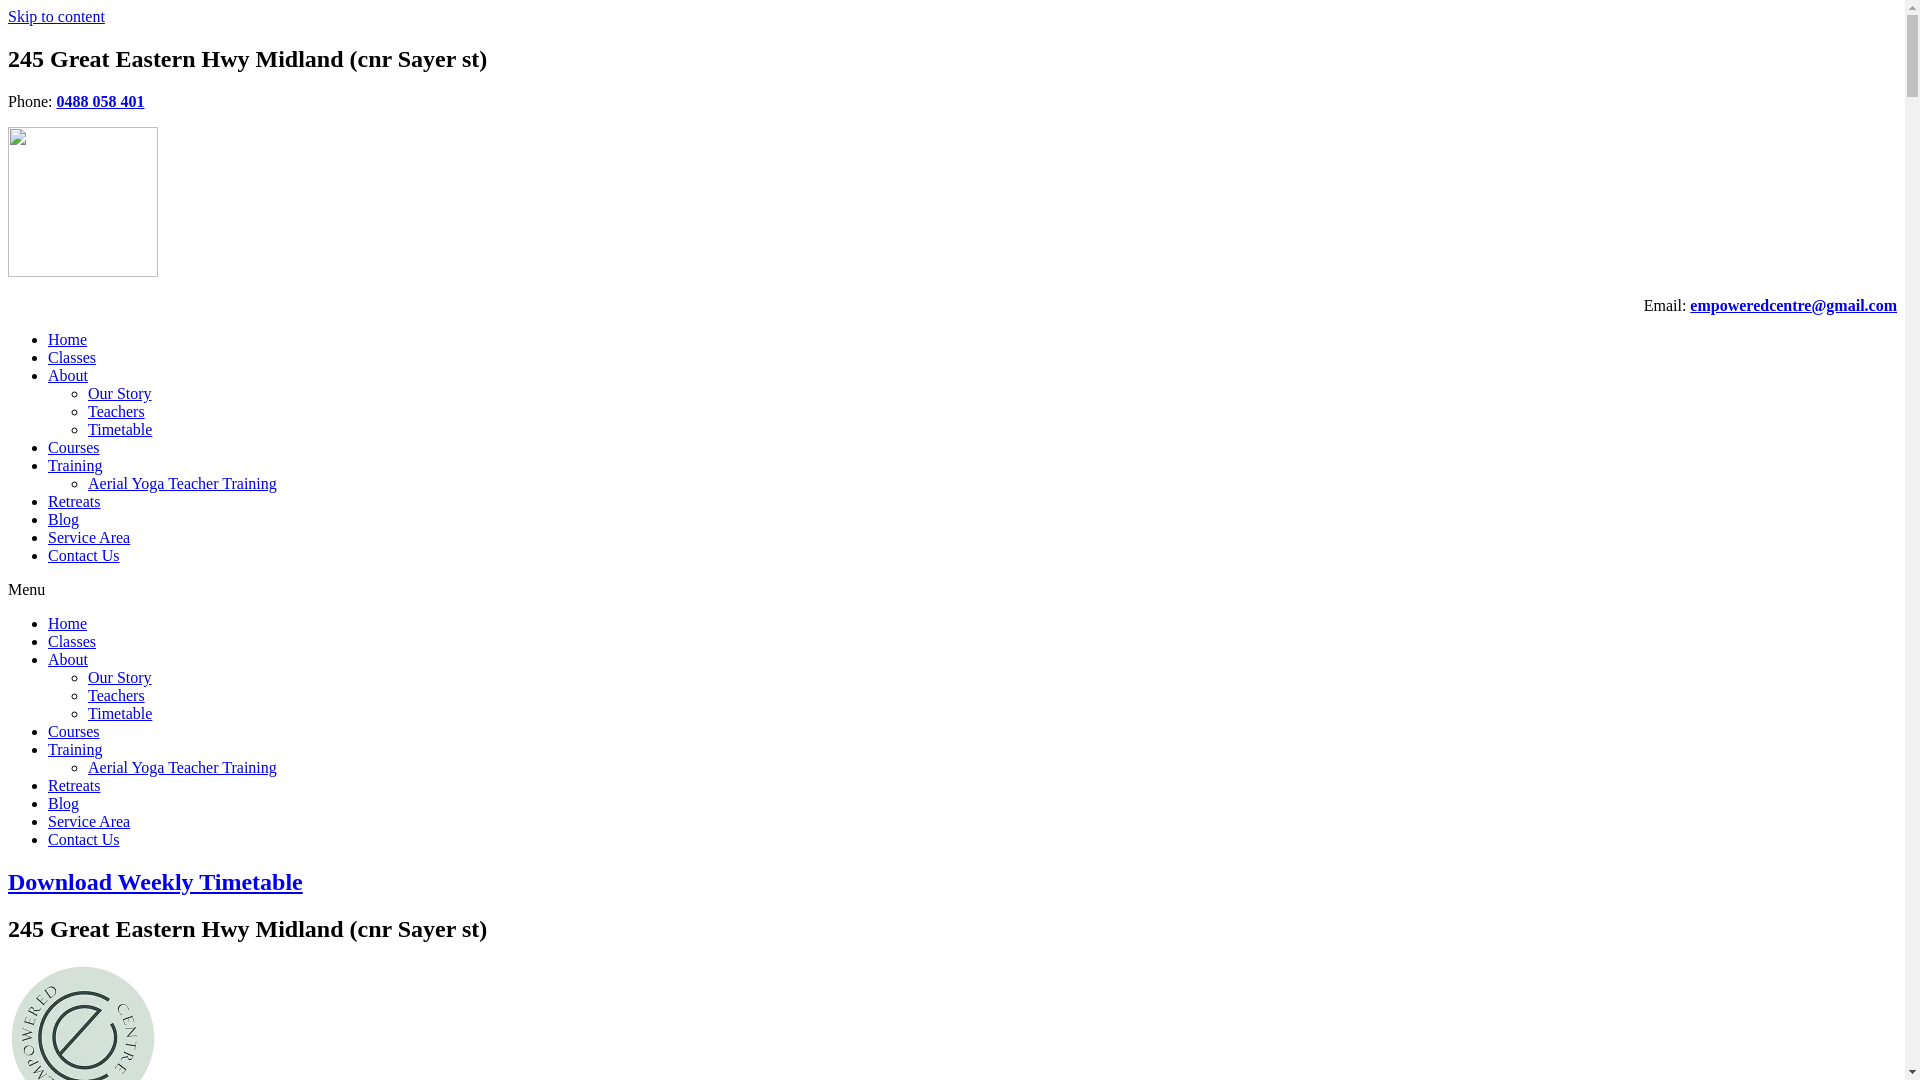 This screenshot has width=1920, height=1080. Describe the element at coordinates (82, 555) in the screenshot. I see `'Contact Us'` at that location.